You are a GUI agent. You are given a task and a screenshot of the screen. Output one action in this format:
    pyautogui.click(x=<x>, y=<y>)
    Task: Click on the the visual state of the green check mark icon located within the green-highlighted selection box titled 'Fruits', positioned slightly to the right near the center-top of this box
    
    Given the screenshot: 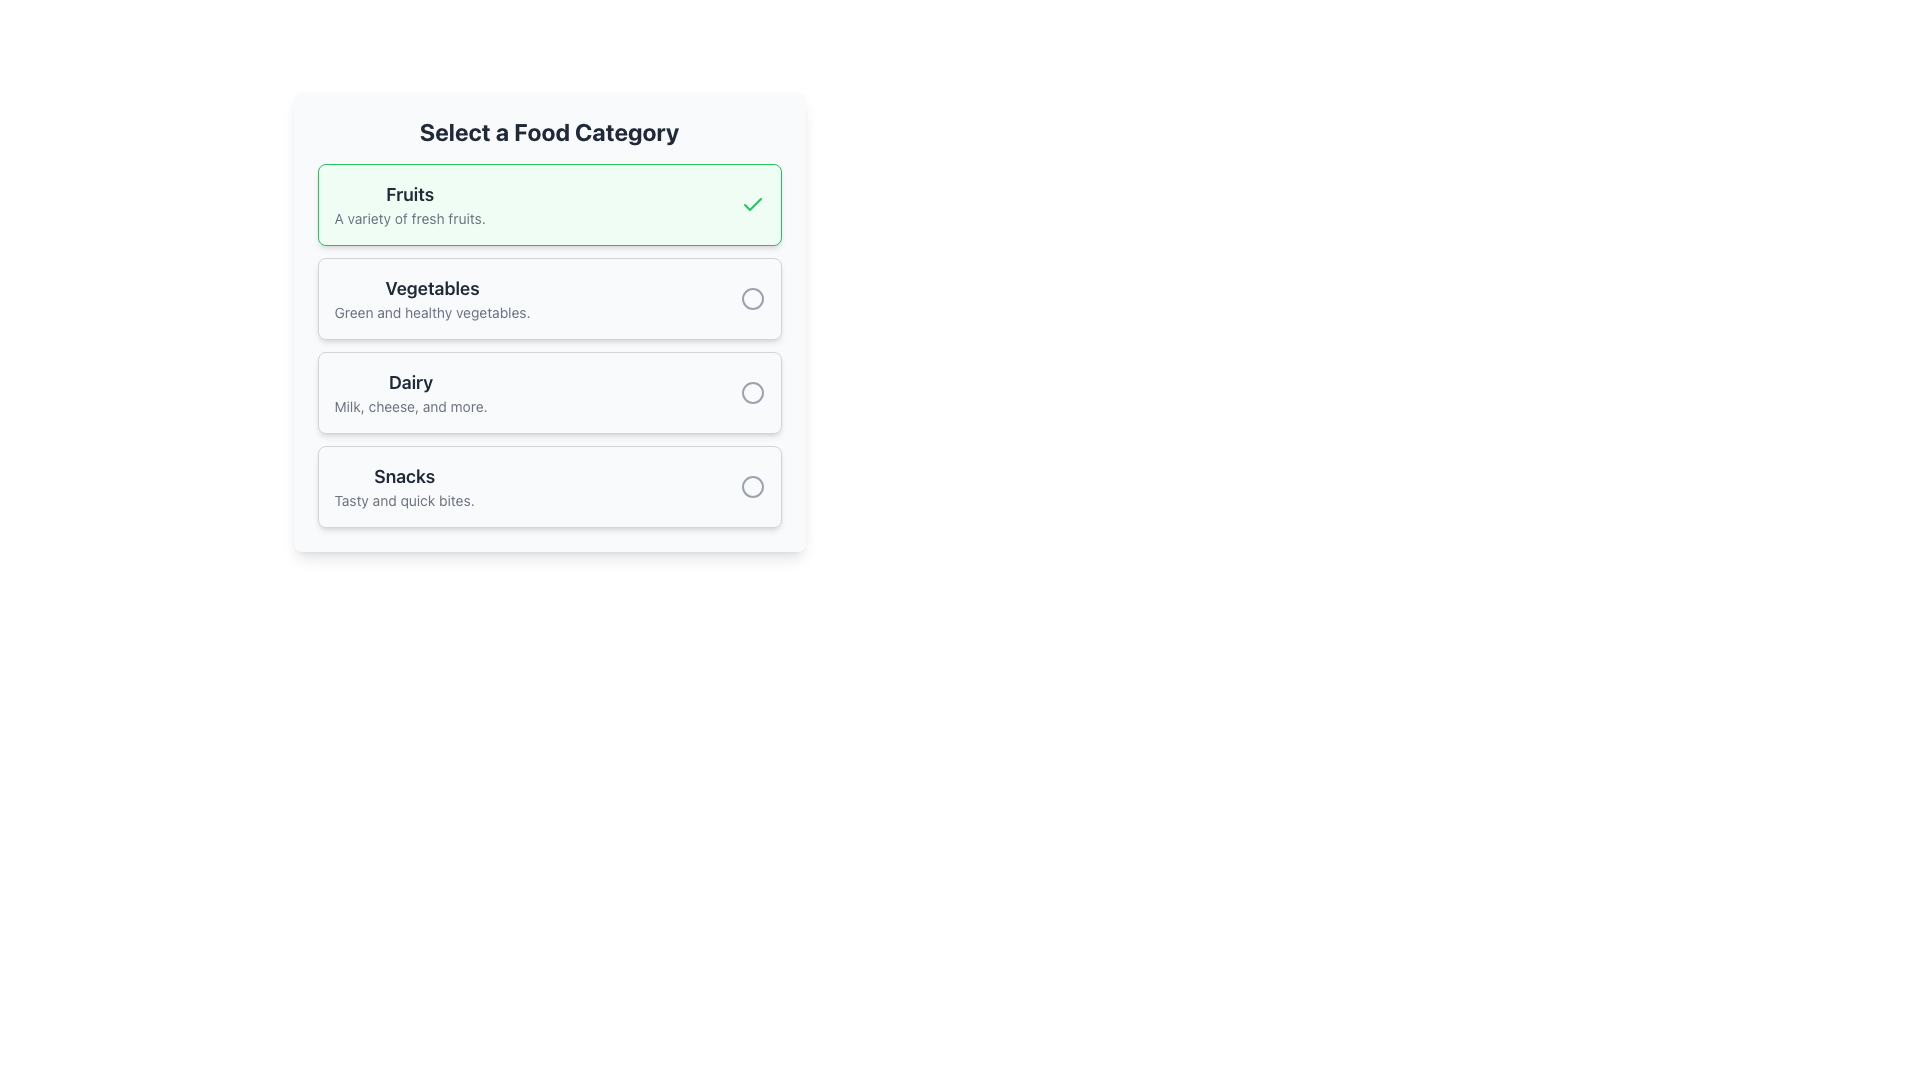 What is the action you would take?
    pyautogui.click(x=751, y=204)
    